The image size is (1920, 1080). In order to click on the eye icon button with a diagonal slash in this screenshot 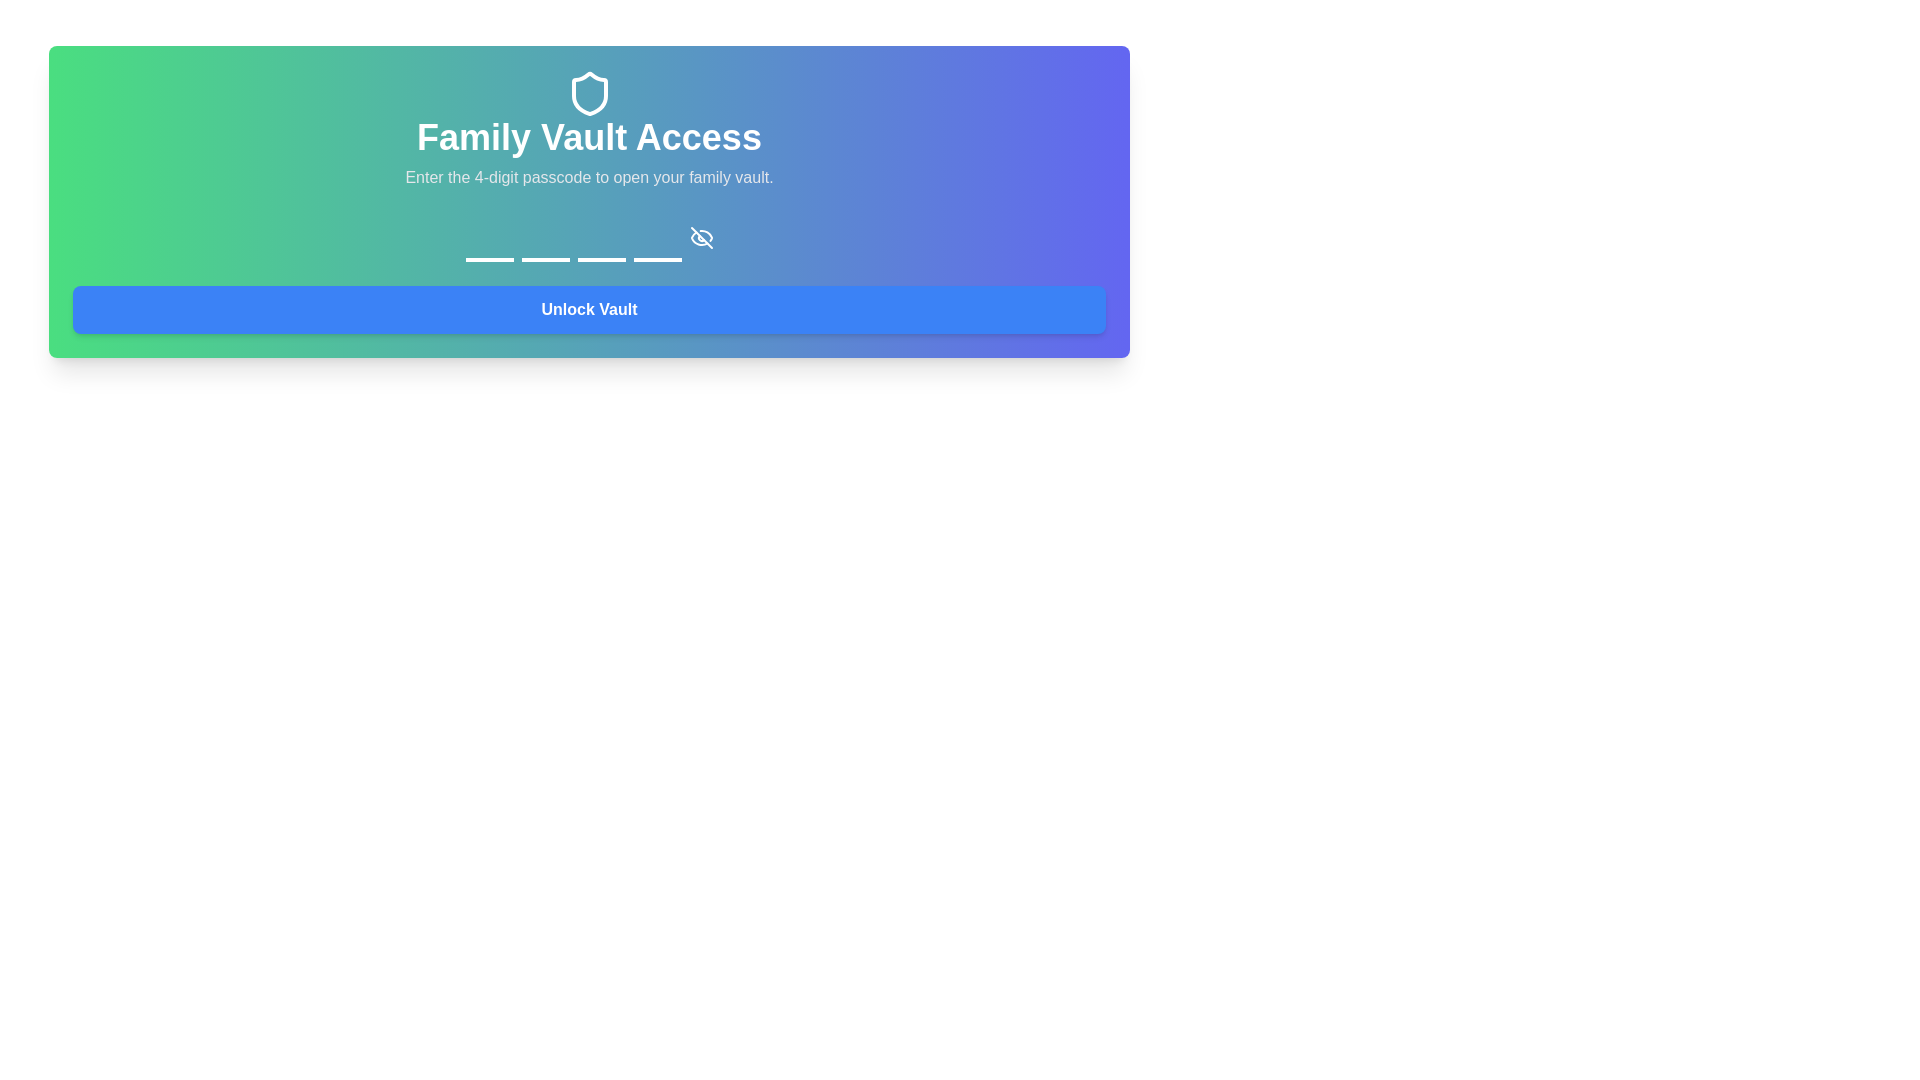, I will do `click(701, 237)`.